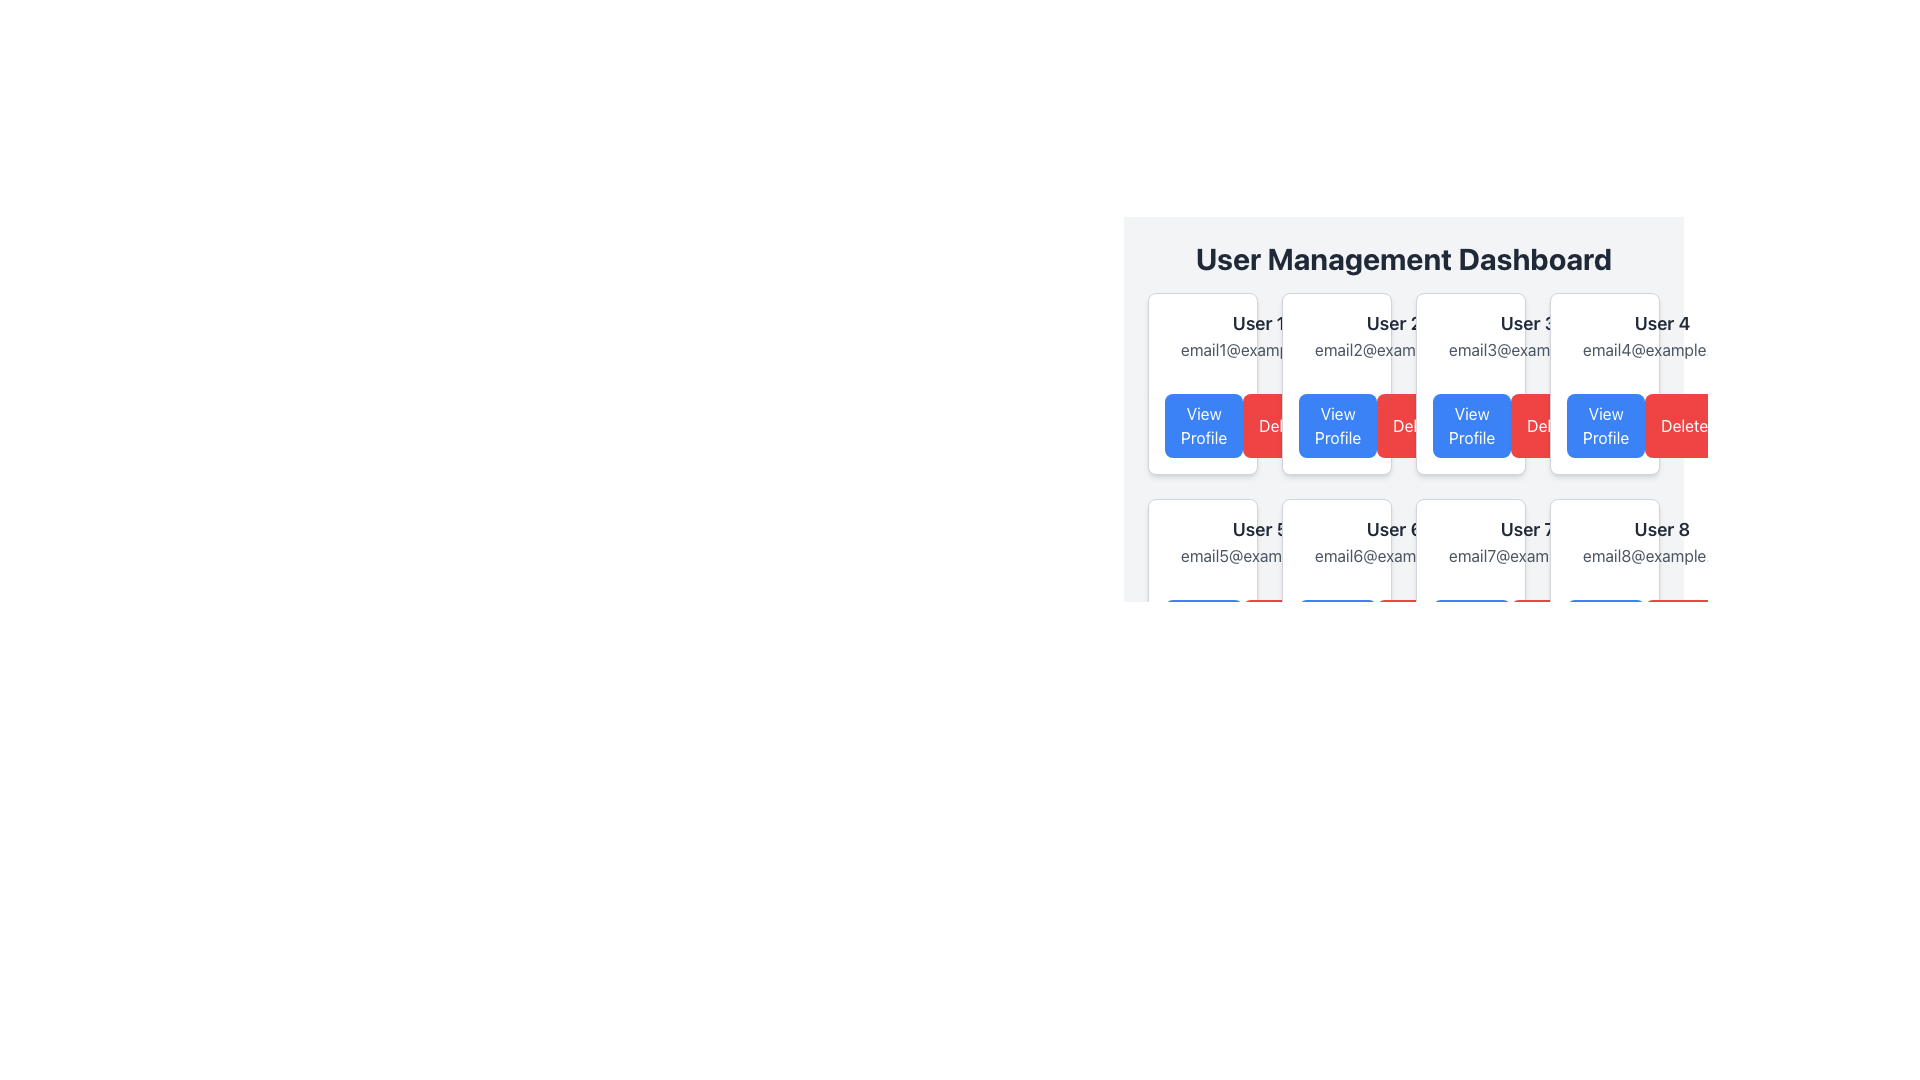 The width and height of the screenshot is (1920, 1080). What do you see at coordinates (1258, 542) in the screenshot?
I see `the text element displaying 'User 5' in bold font, located in the second row of the user cards grid under 'User Management Dashboard'` at bounding box center [1258, 542].